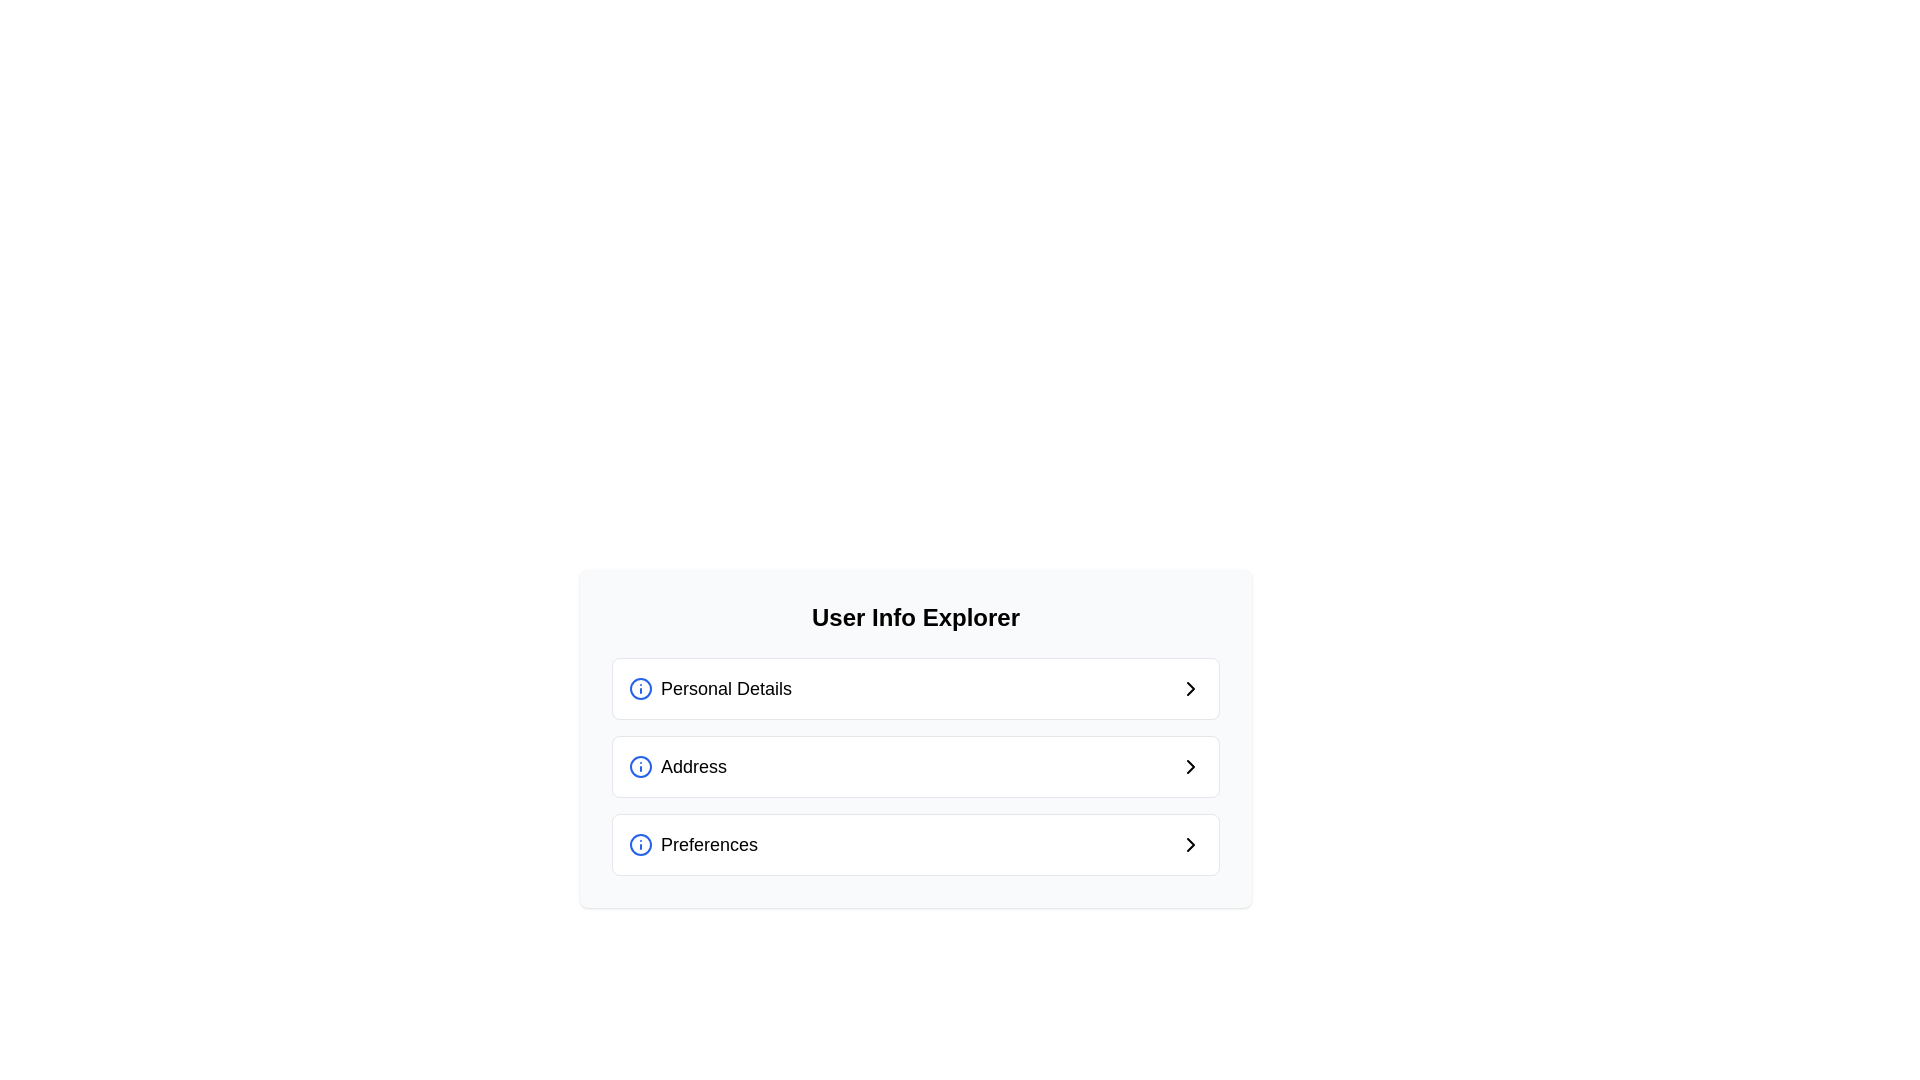 This screenshot has width=1920, height=1080. Describe the element at coordinates (1190, 844) in the screenshot. I see `the right-facing chevron icon in the Preferences row of the User Info Explorer interface` at that location.